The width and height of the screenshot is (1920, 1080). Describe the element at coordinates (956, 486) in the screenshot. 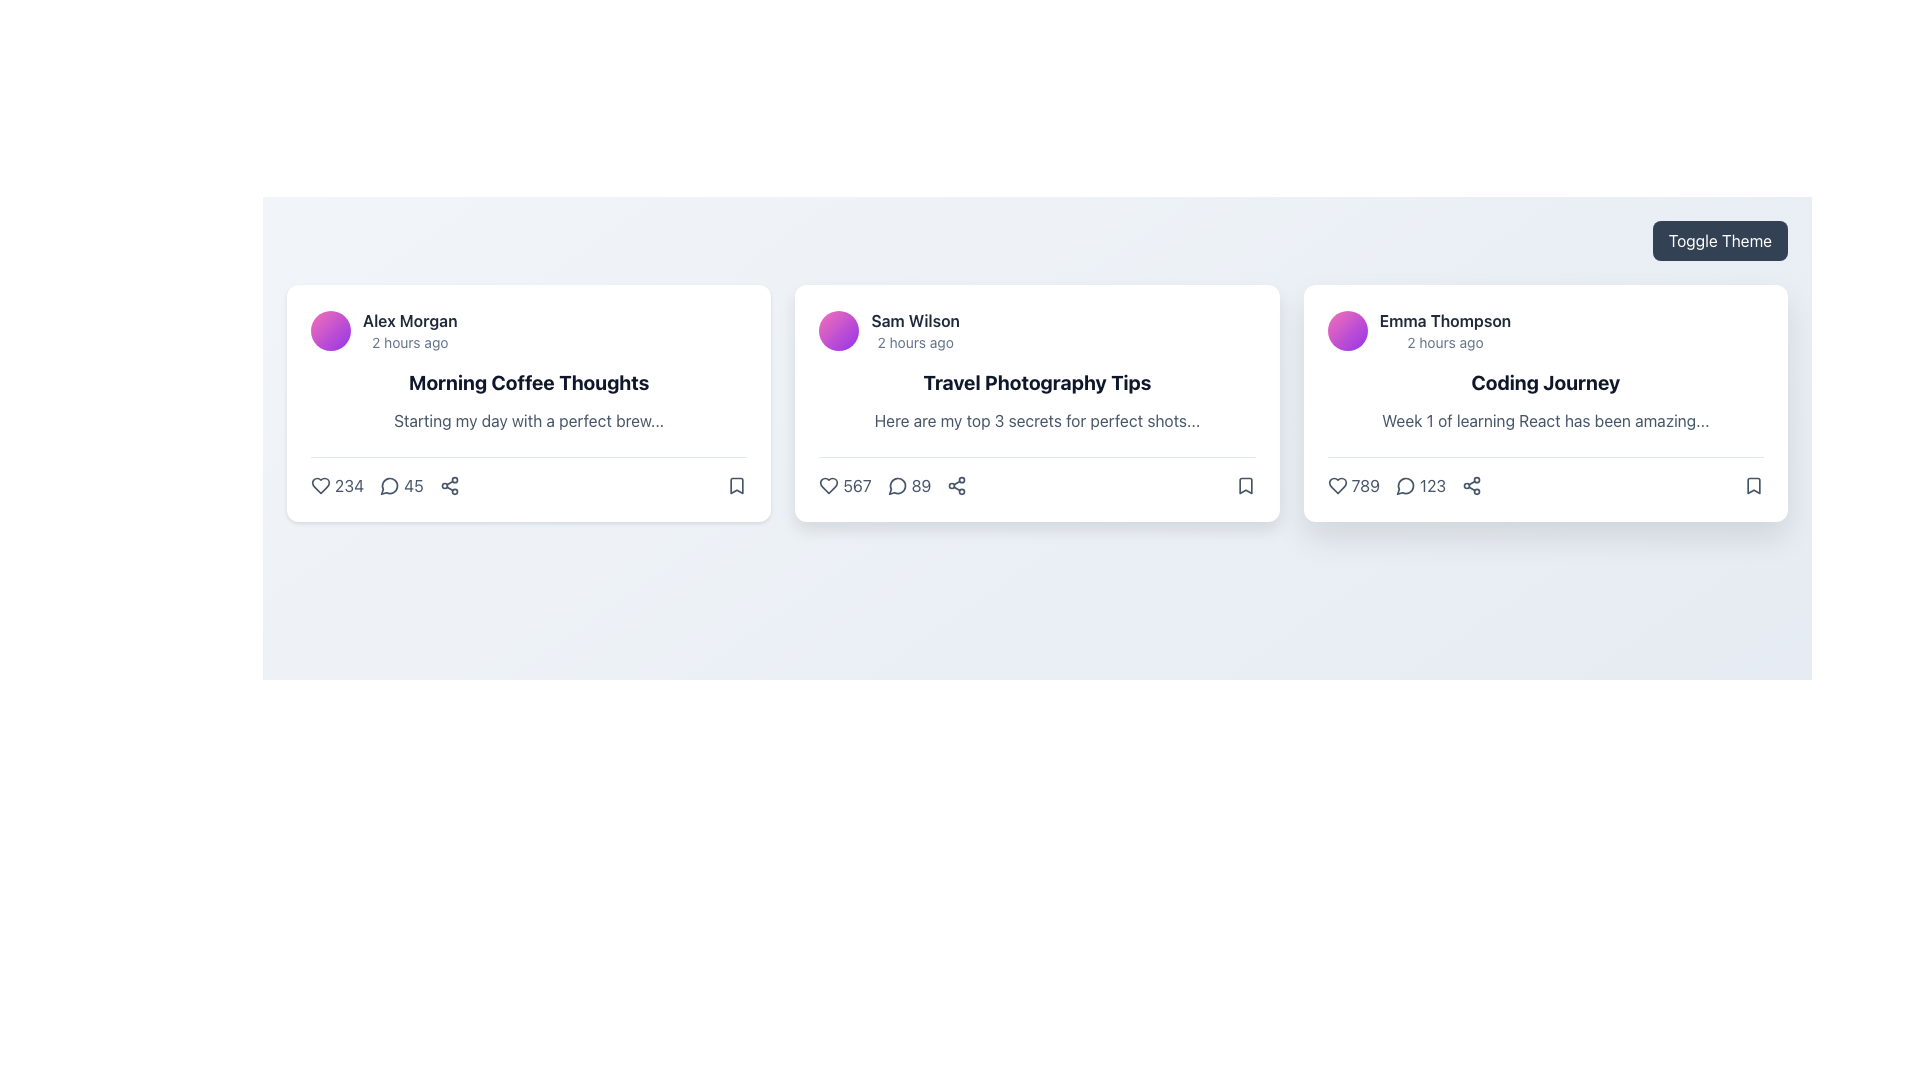

I see `the share icon button, which is the third interactive element in the lower row of the 'Travel Photography Tips' post card, to activate its visual feedback effect` at that location.